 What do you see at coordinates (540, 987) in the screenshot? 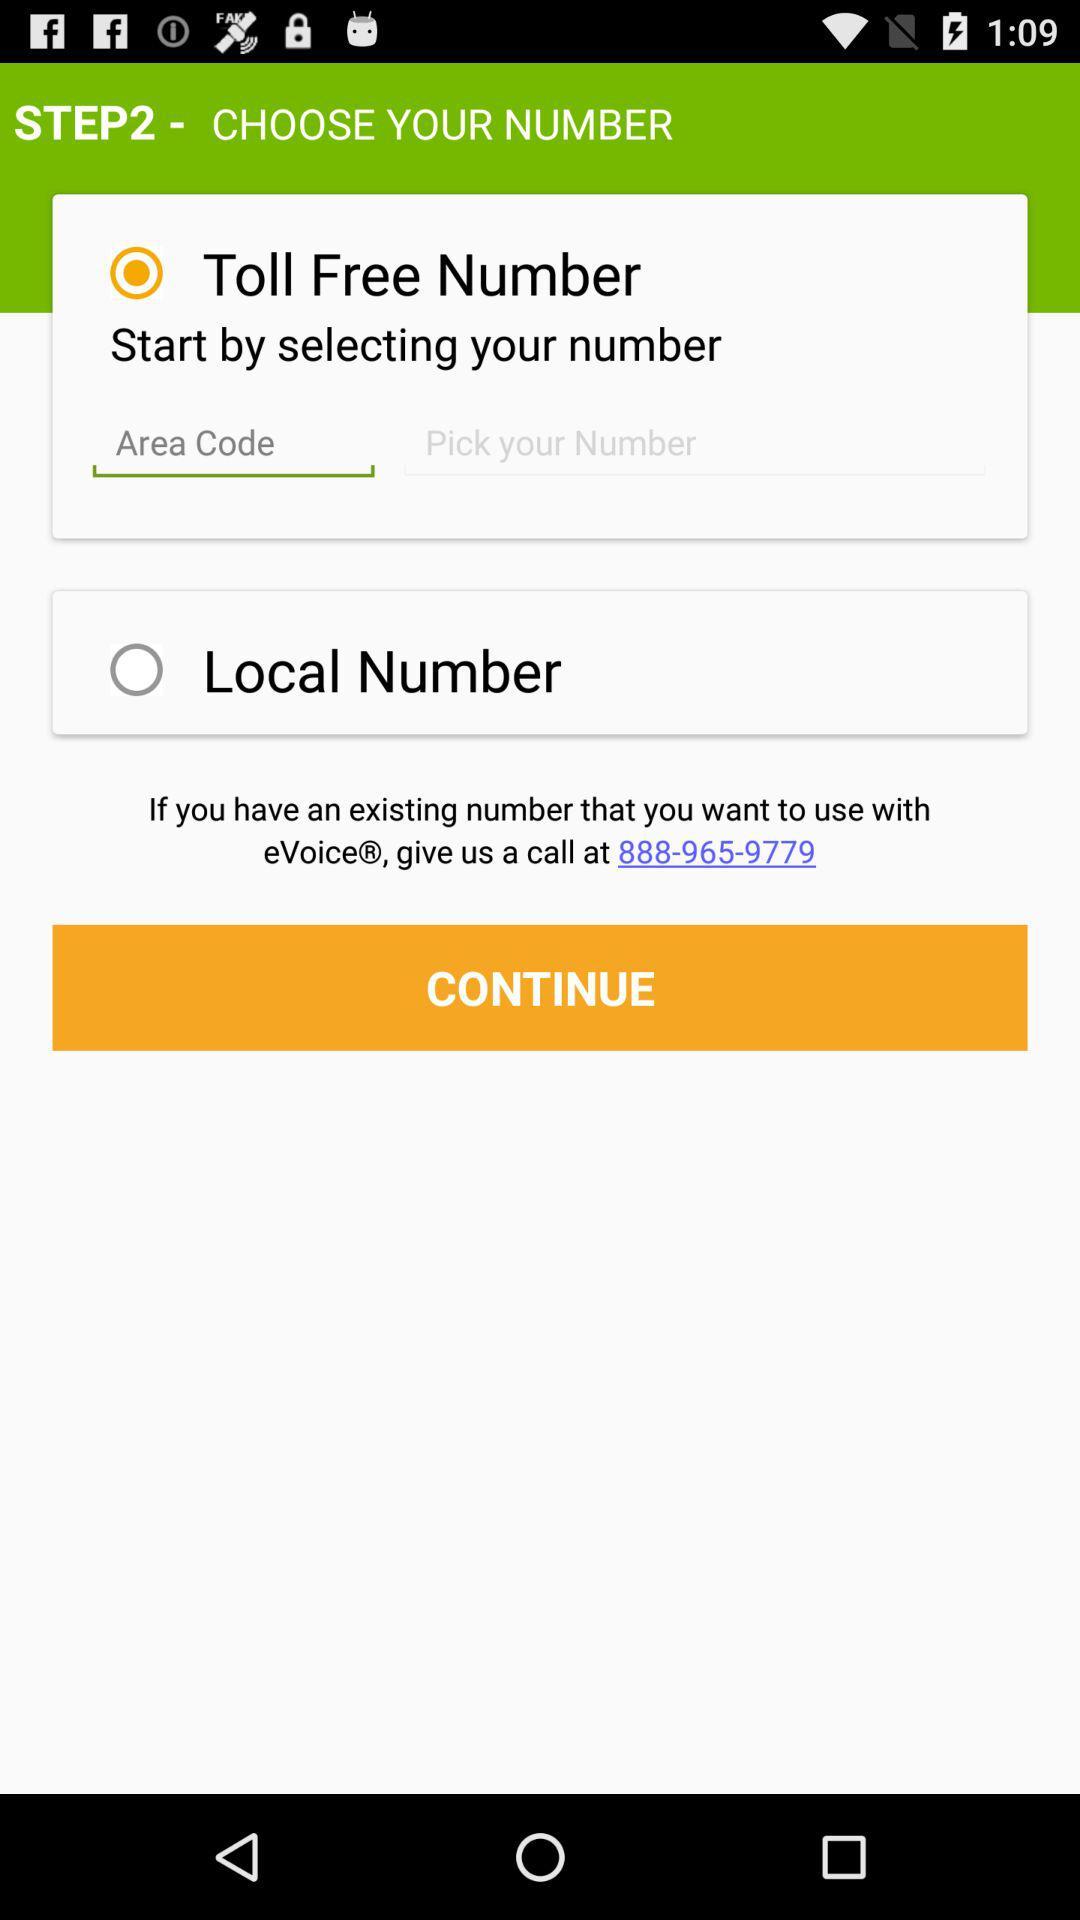
I see `continue button` at bounding box center [540, 987].